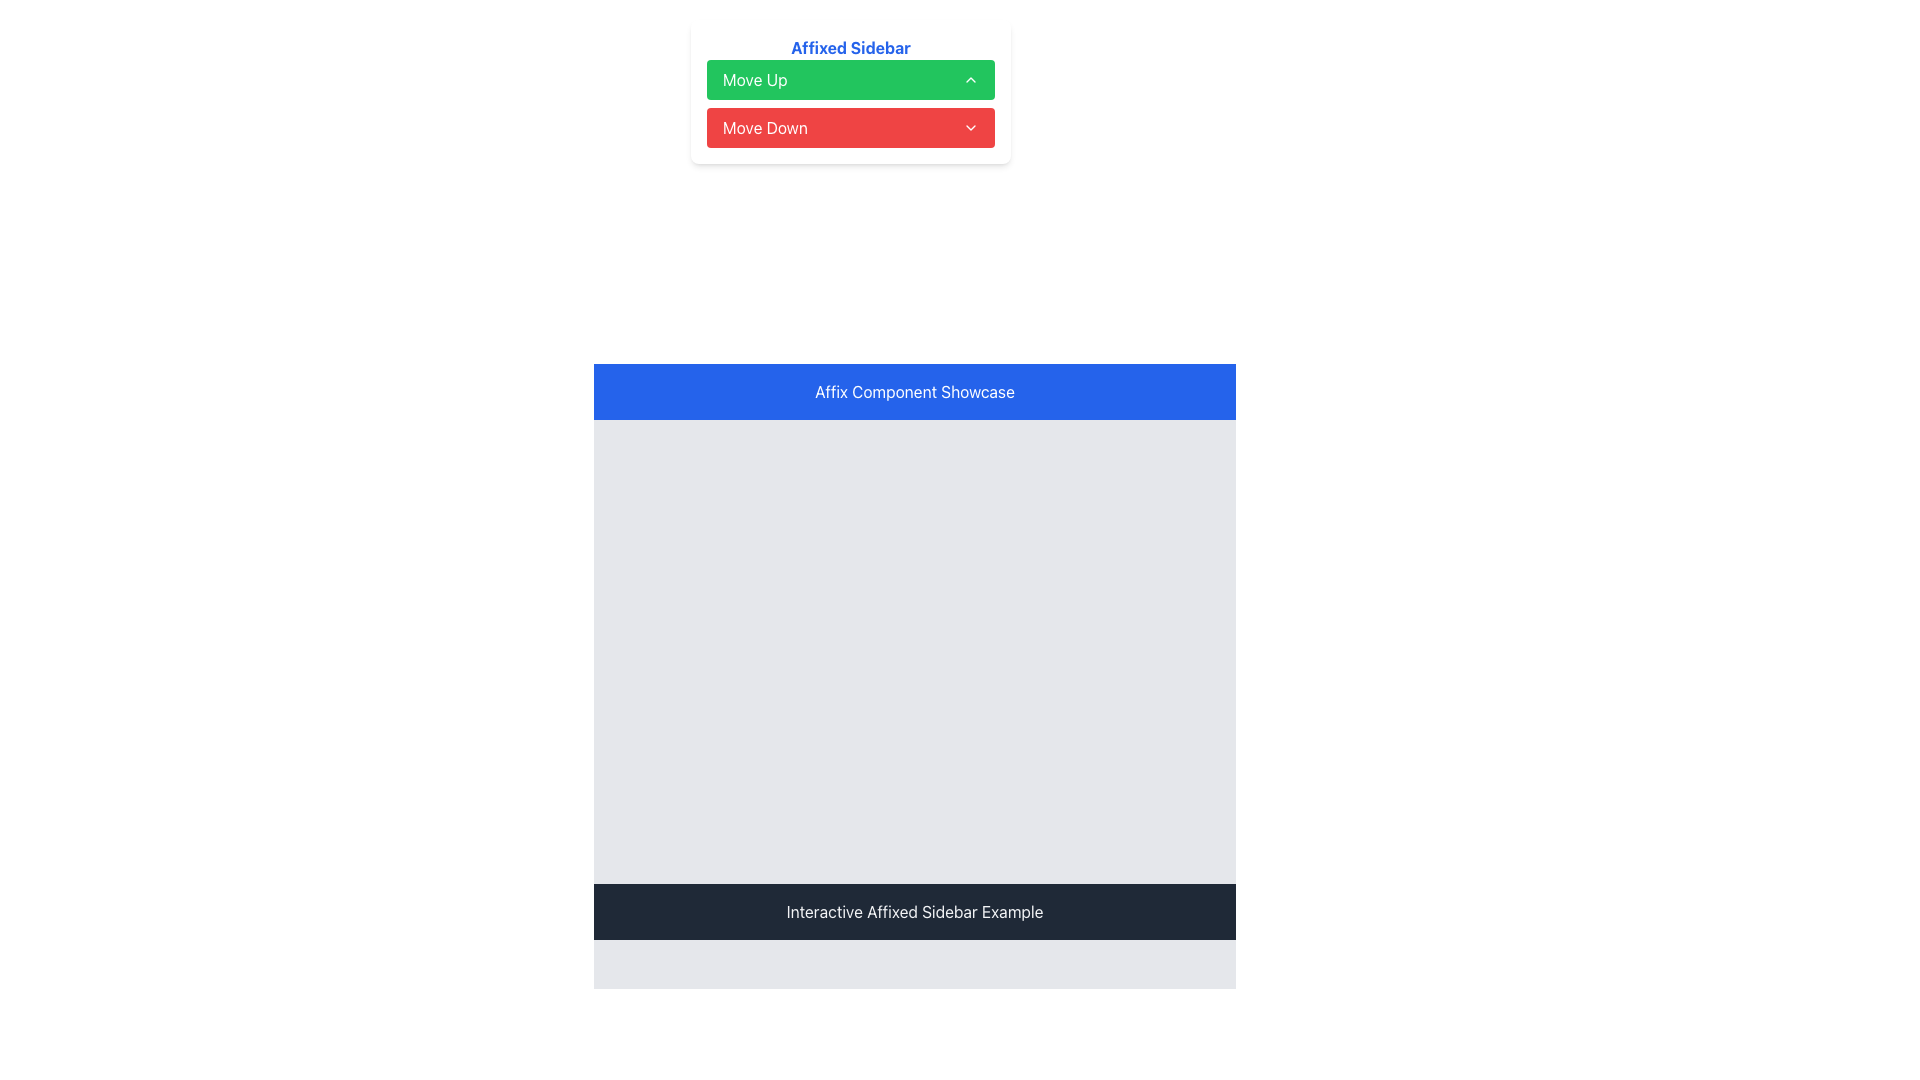 The image size is (1920, 1080). Describe the element at coordinates (850, 127) in the screenshot. I see `the red button labeled 'Move Down' with a downward-pointing chevron icon` at that location.